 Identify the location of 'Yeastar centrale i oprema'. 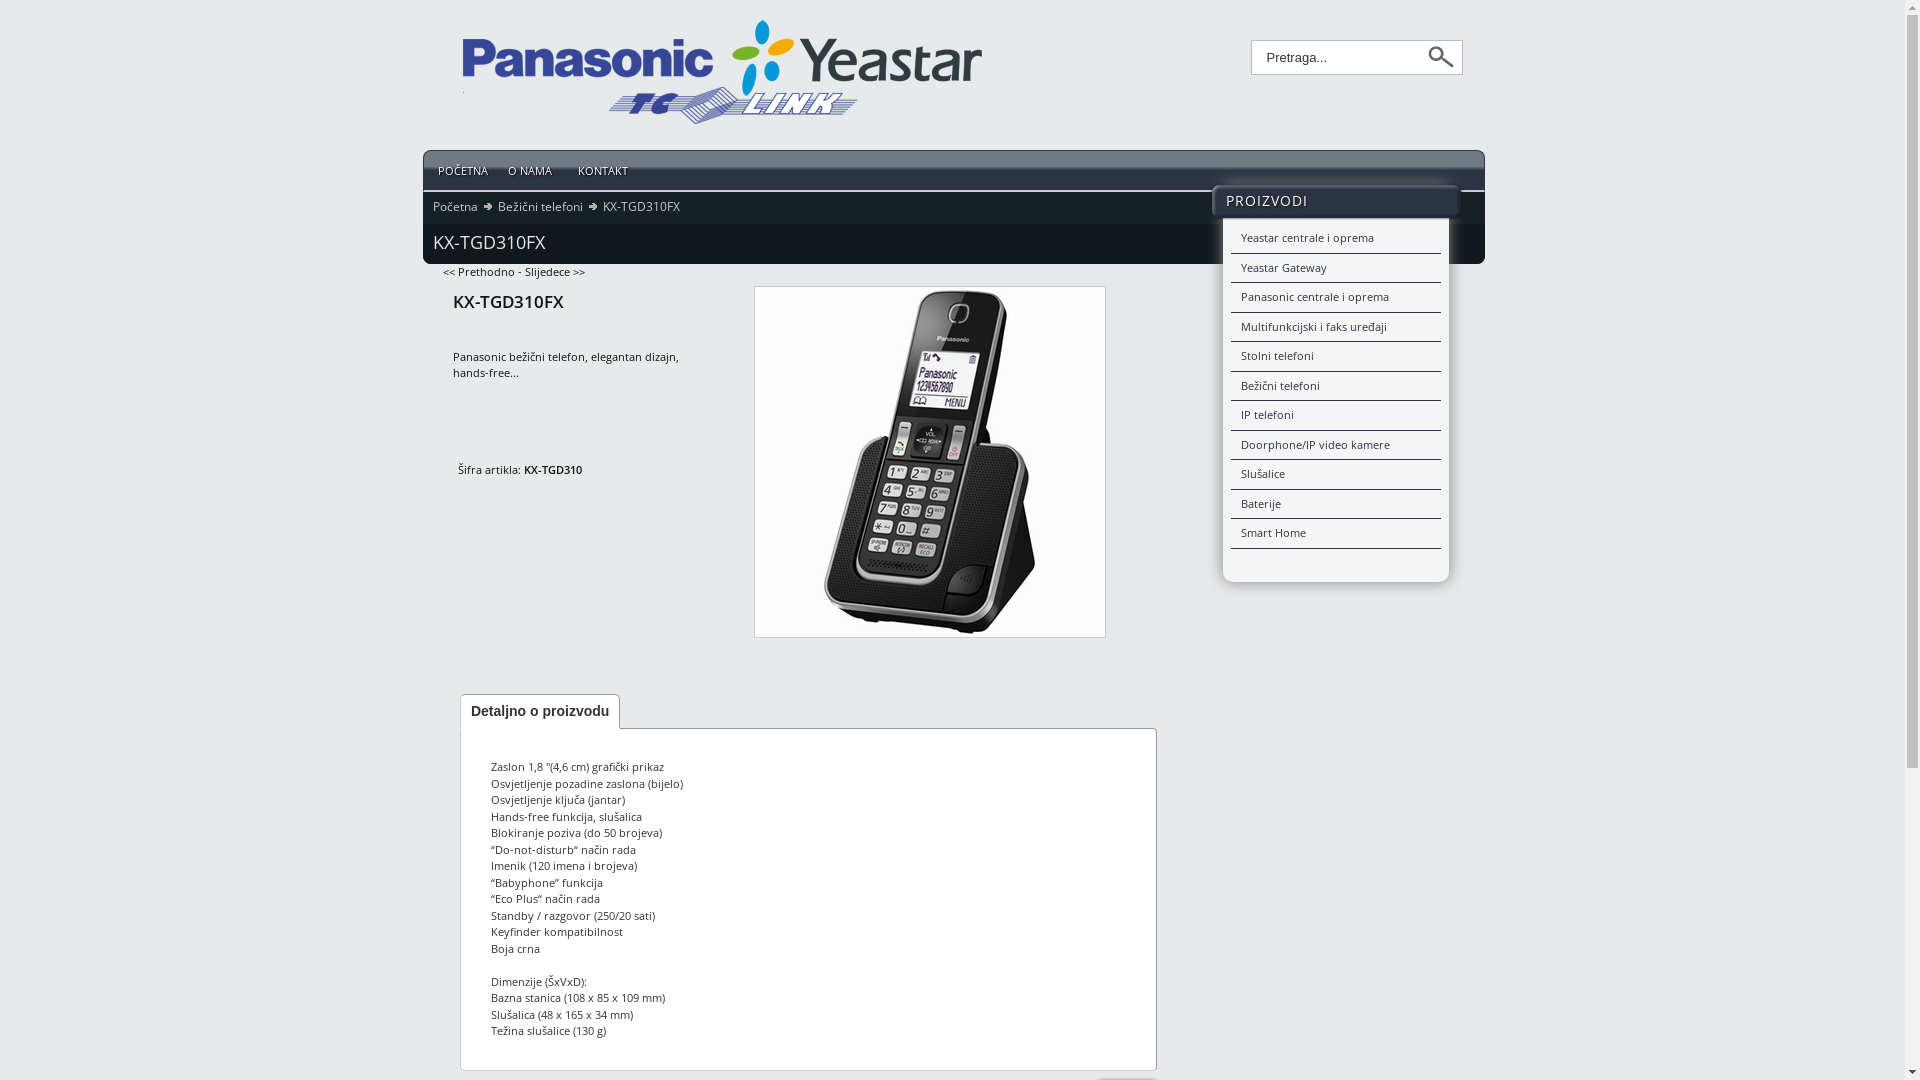
(1334, 238).